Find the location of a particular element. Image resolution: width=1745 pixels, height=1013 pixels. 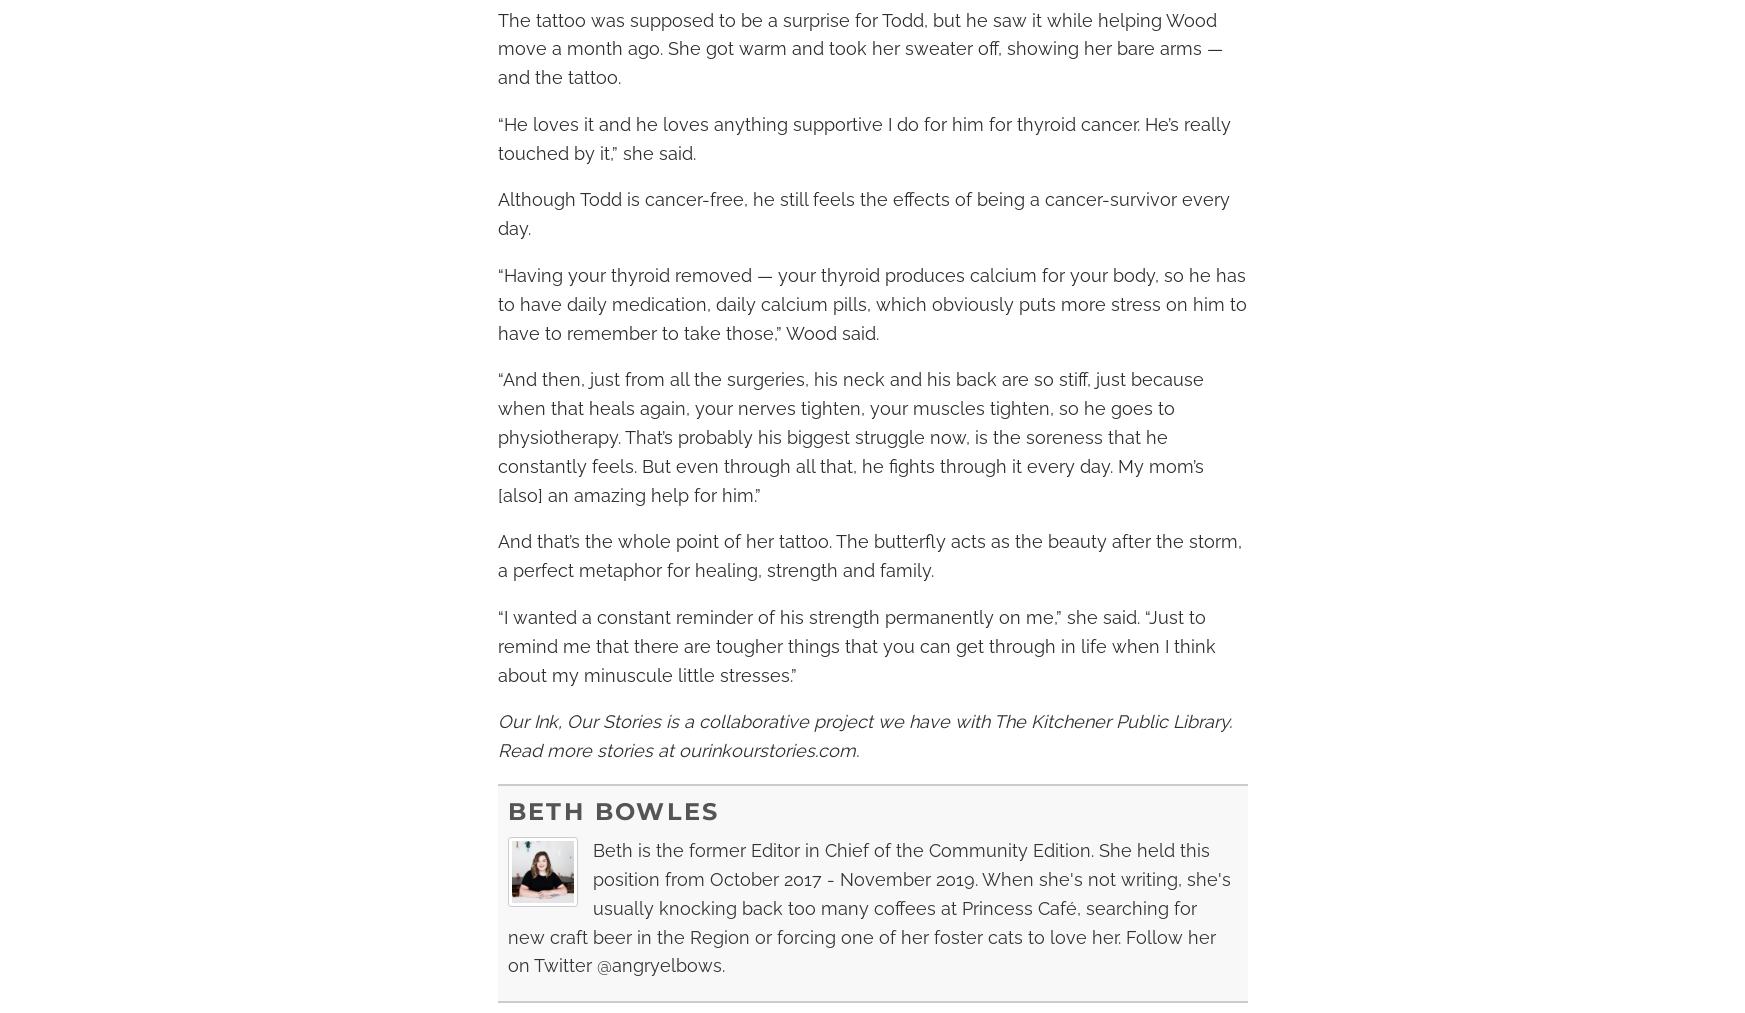

'“I wanted a constant reminder of his strength permanently on me,” she said. “Just to remind me that there are tougher things that you can get through in life when I think about my minuscule little stresses.”' is located at coordinates (854, 644).